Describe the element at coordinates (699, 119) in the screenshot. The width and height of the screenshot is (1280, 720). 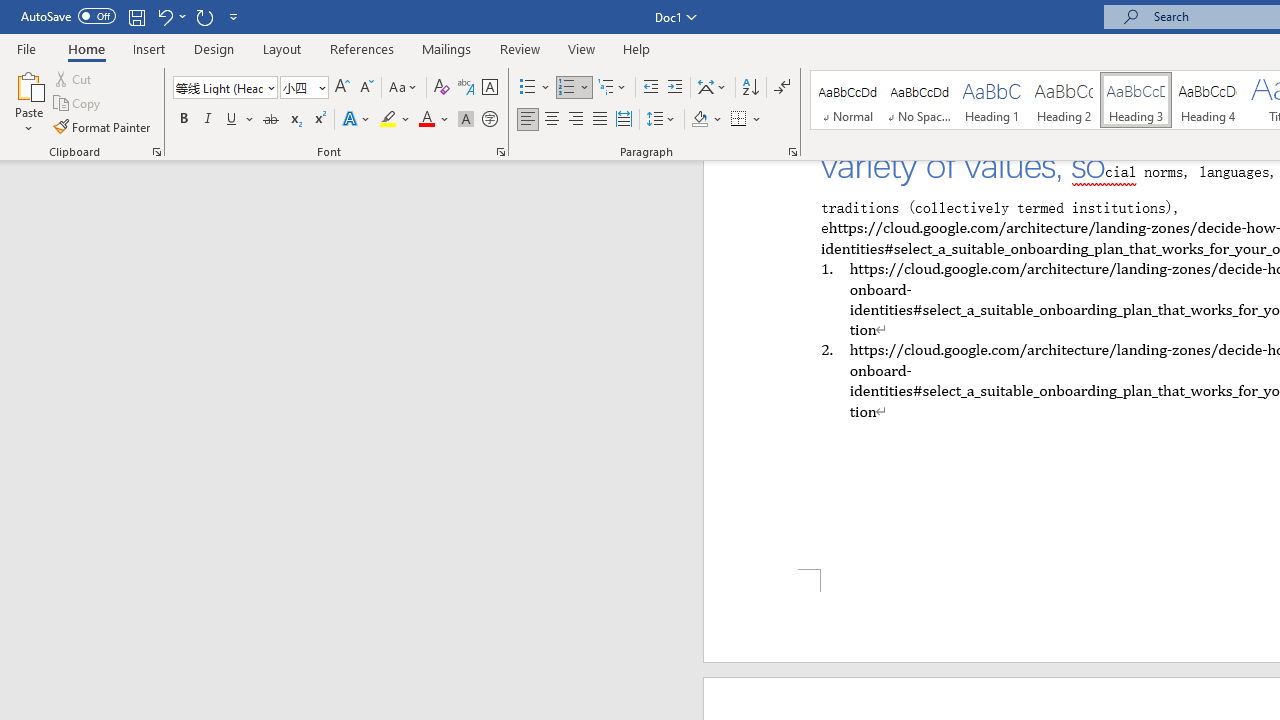
I see `'Shading RGB(0, 0, 0)'` at that location.